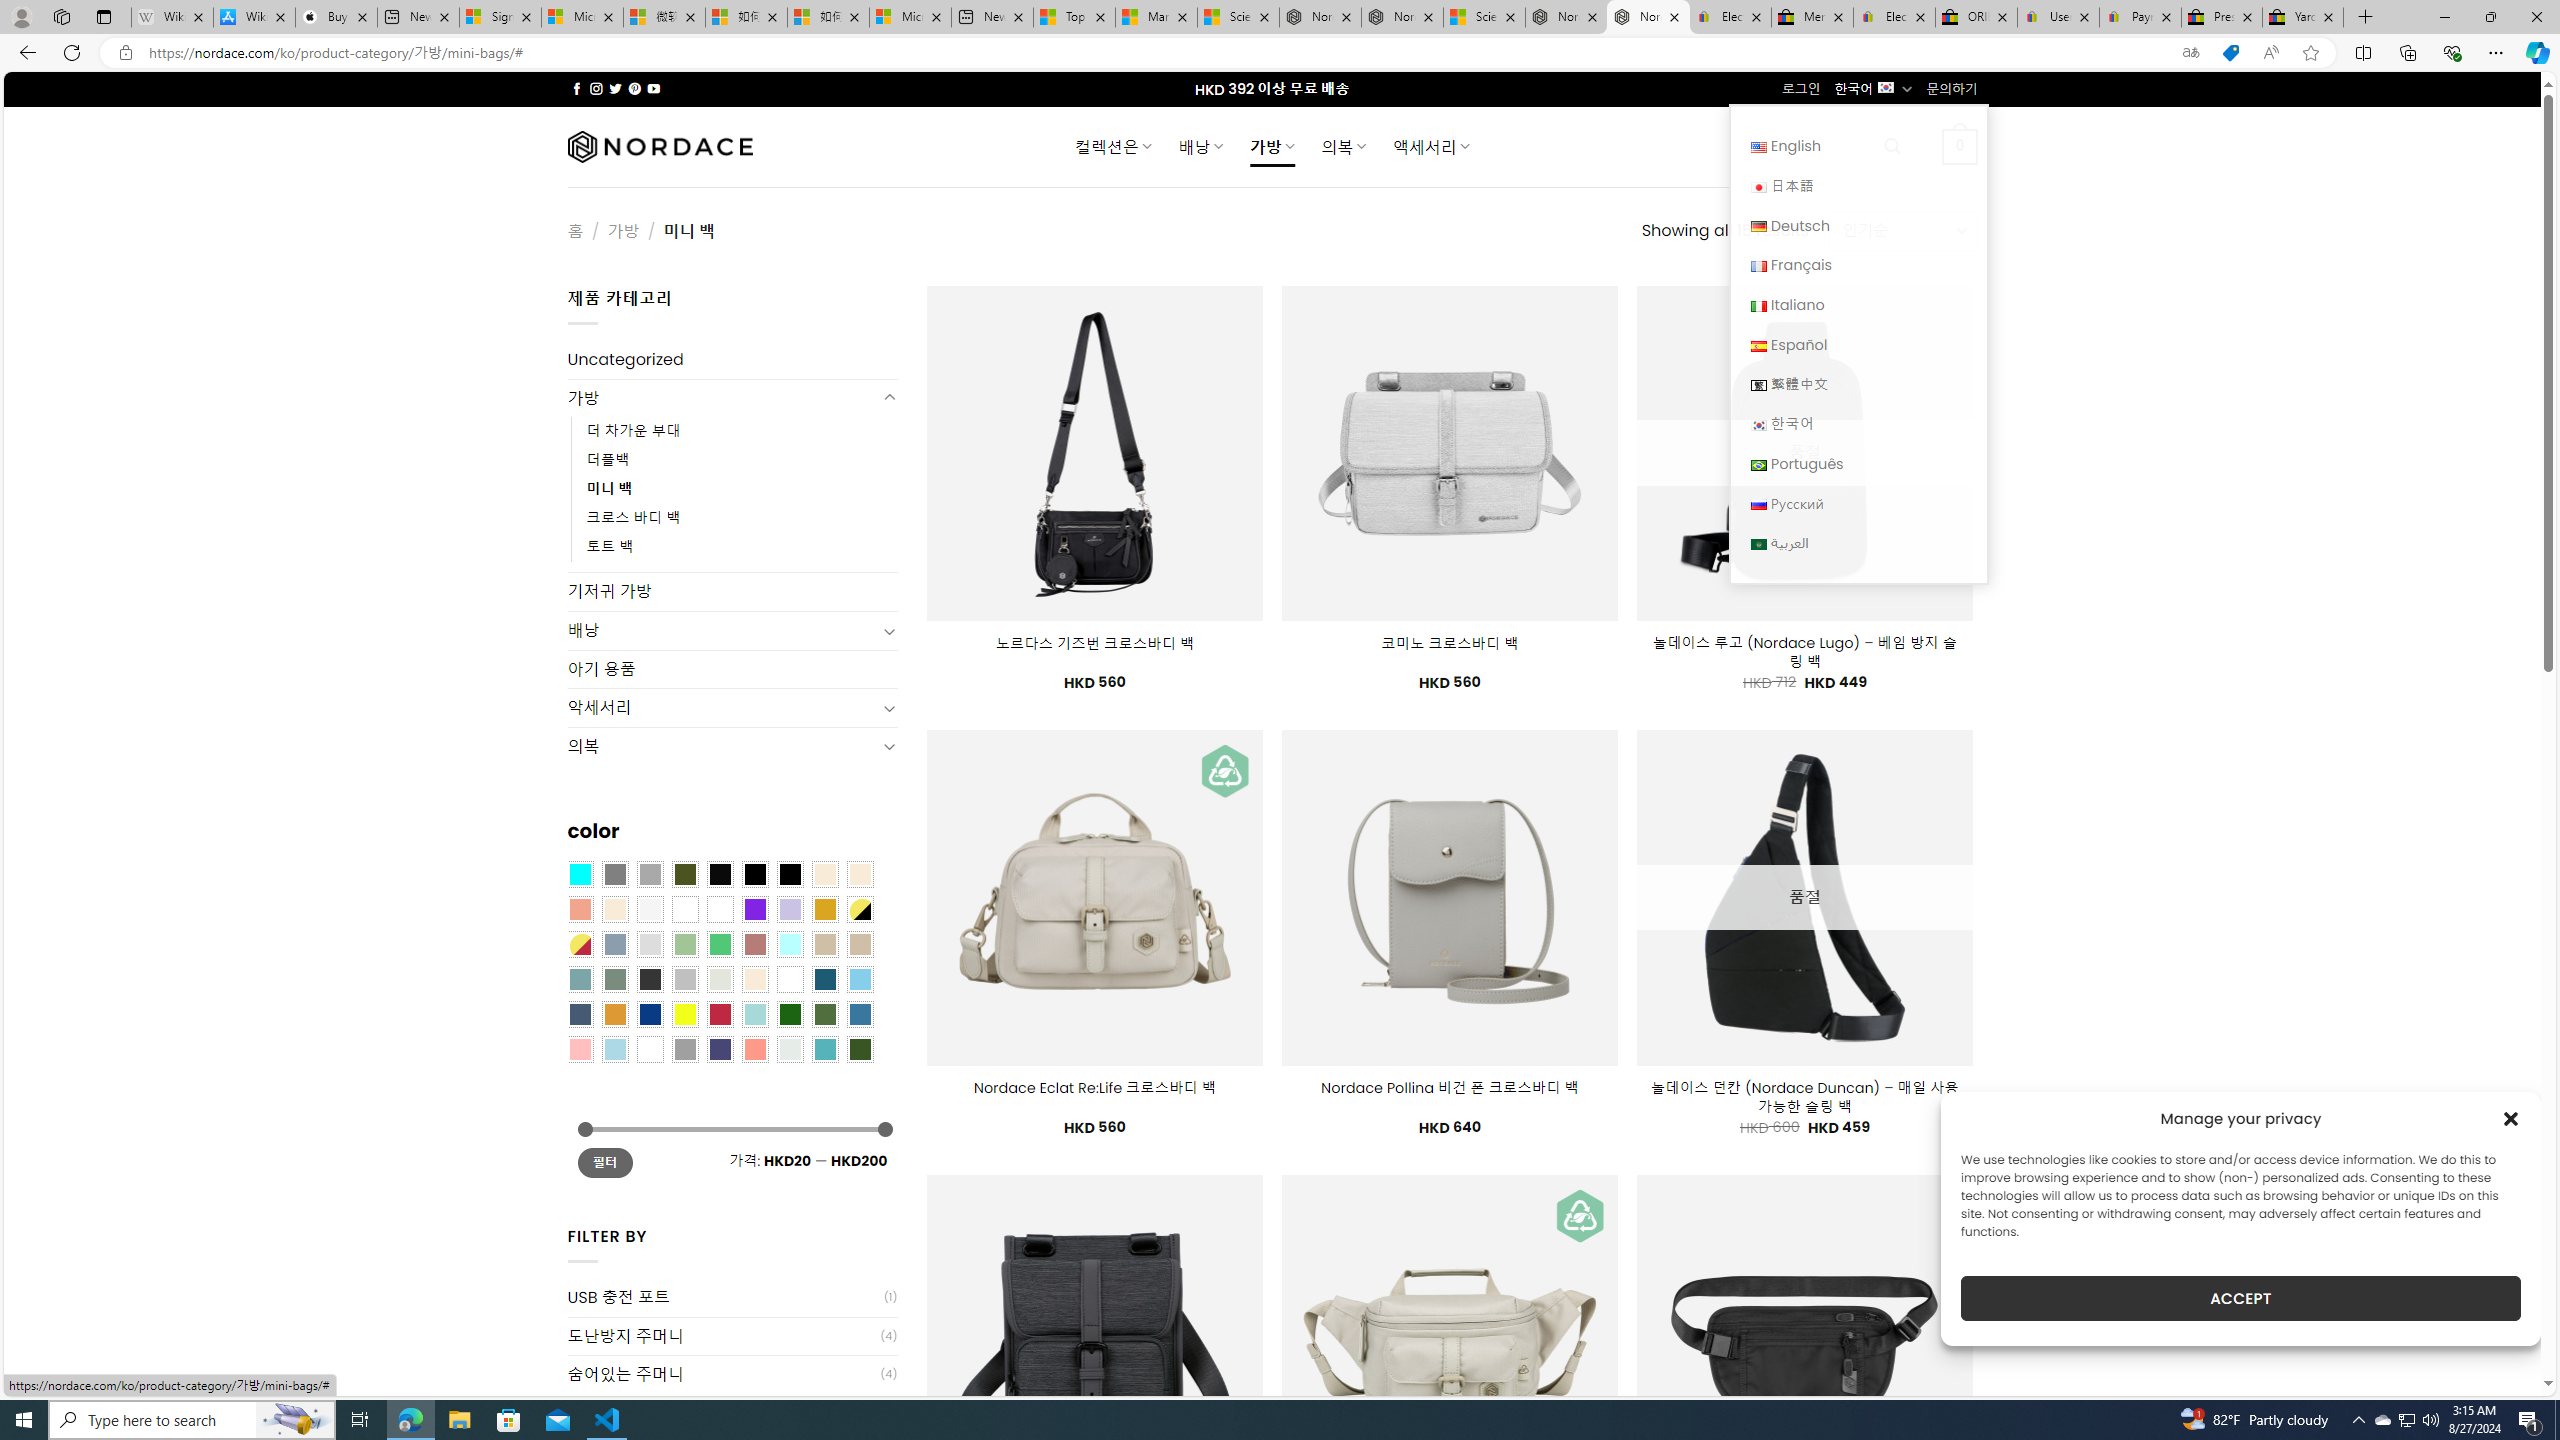 Image resolution: width=2560 pixels, height=1440 pixels. Describe the element at coordinates (1858, 303) in the screenshot. I see `'Italiano Italiano'` at that location.